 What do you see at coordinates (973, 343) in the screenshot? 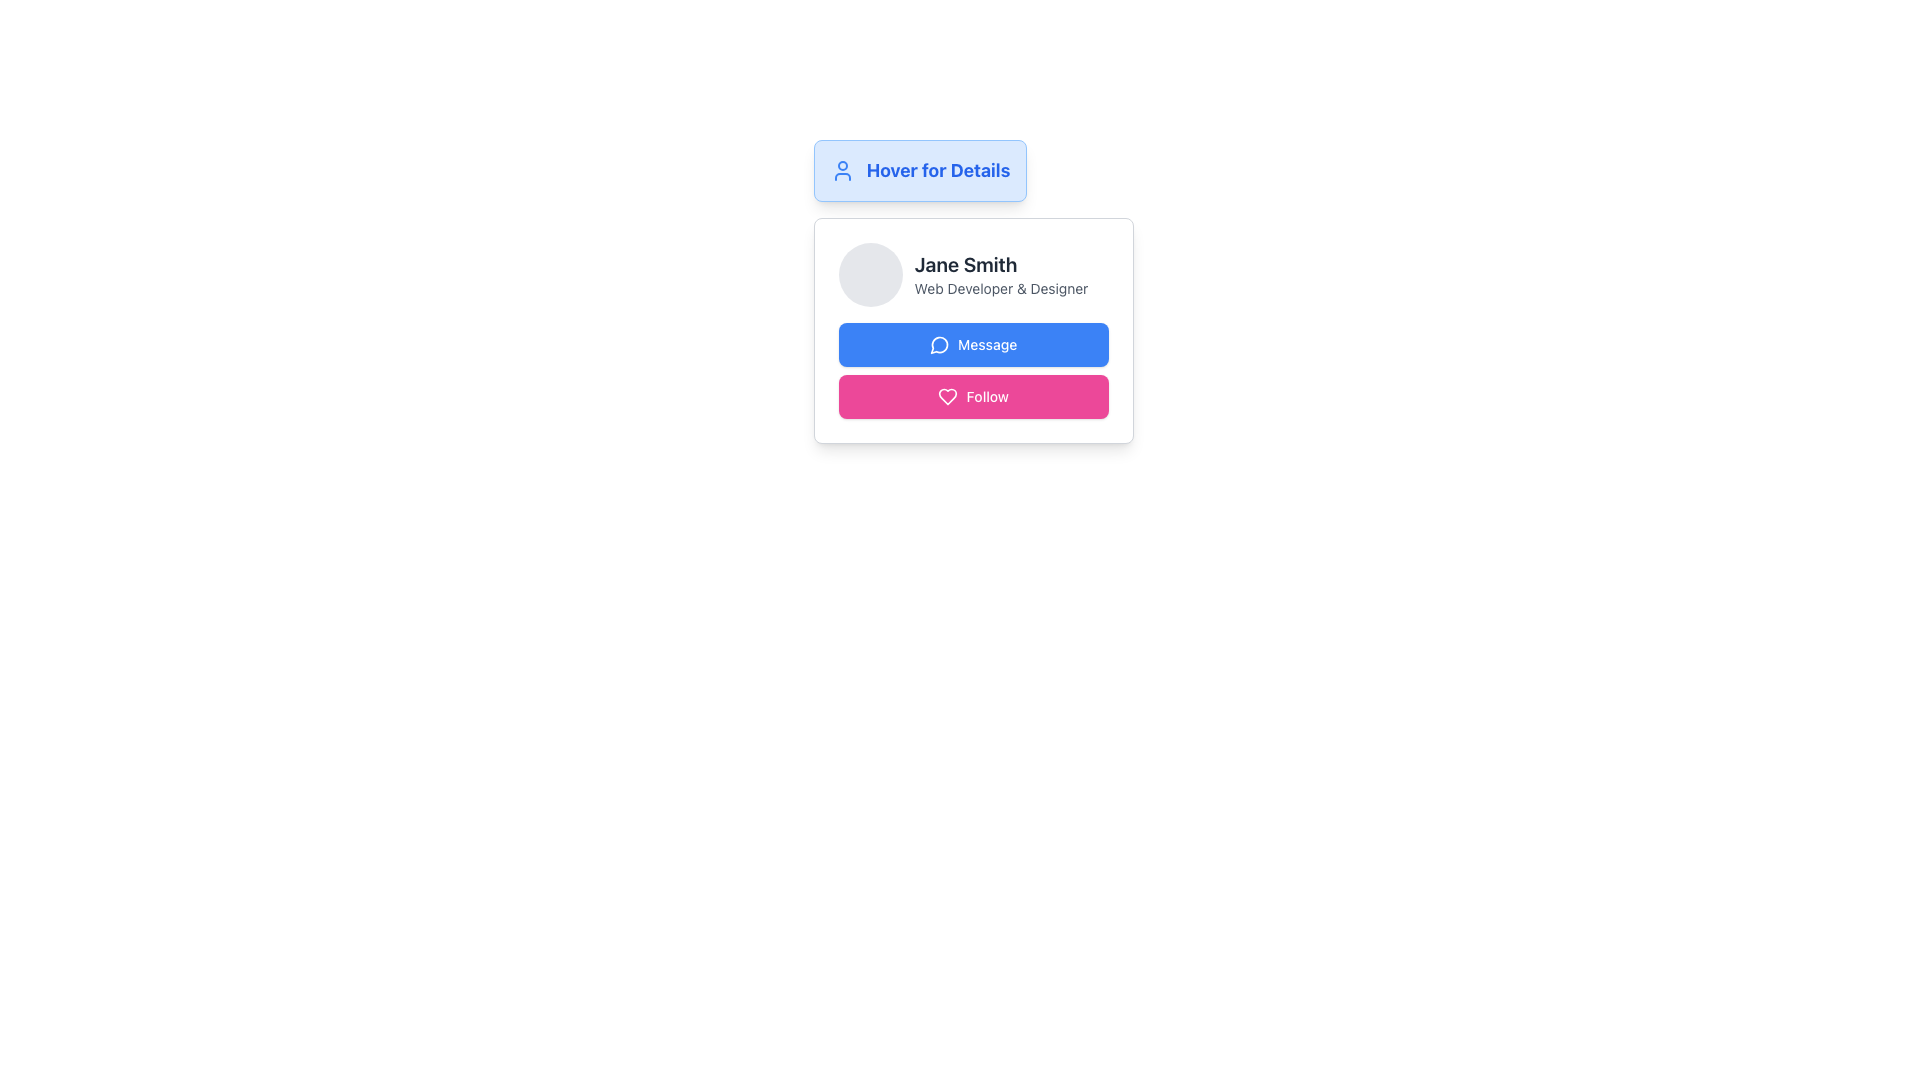
I see `the messaging button located in the middle portion of the card UI component, positioned directly above the pink 'Follow' button, to possibly see tooltip or animation effects` at bounding box center [973, 343].